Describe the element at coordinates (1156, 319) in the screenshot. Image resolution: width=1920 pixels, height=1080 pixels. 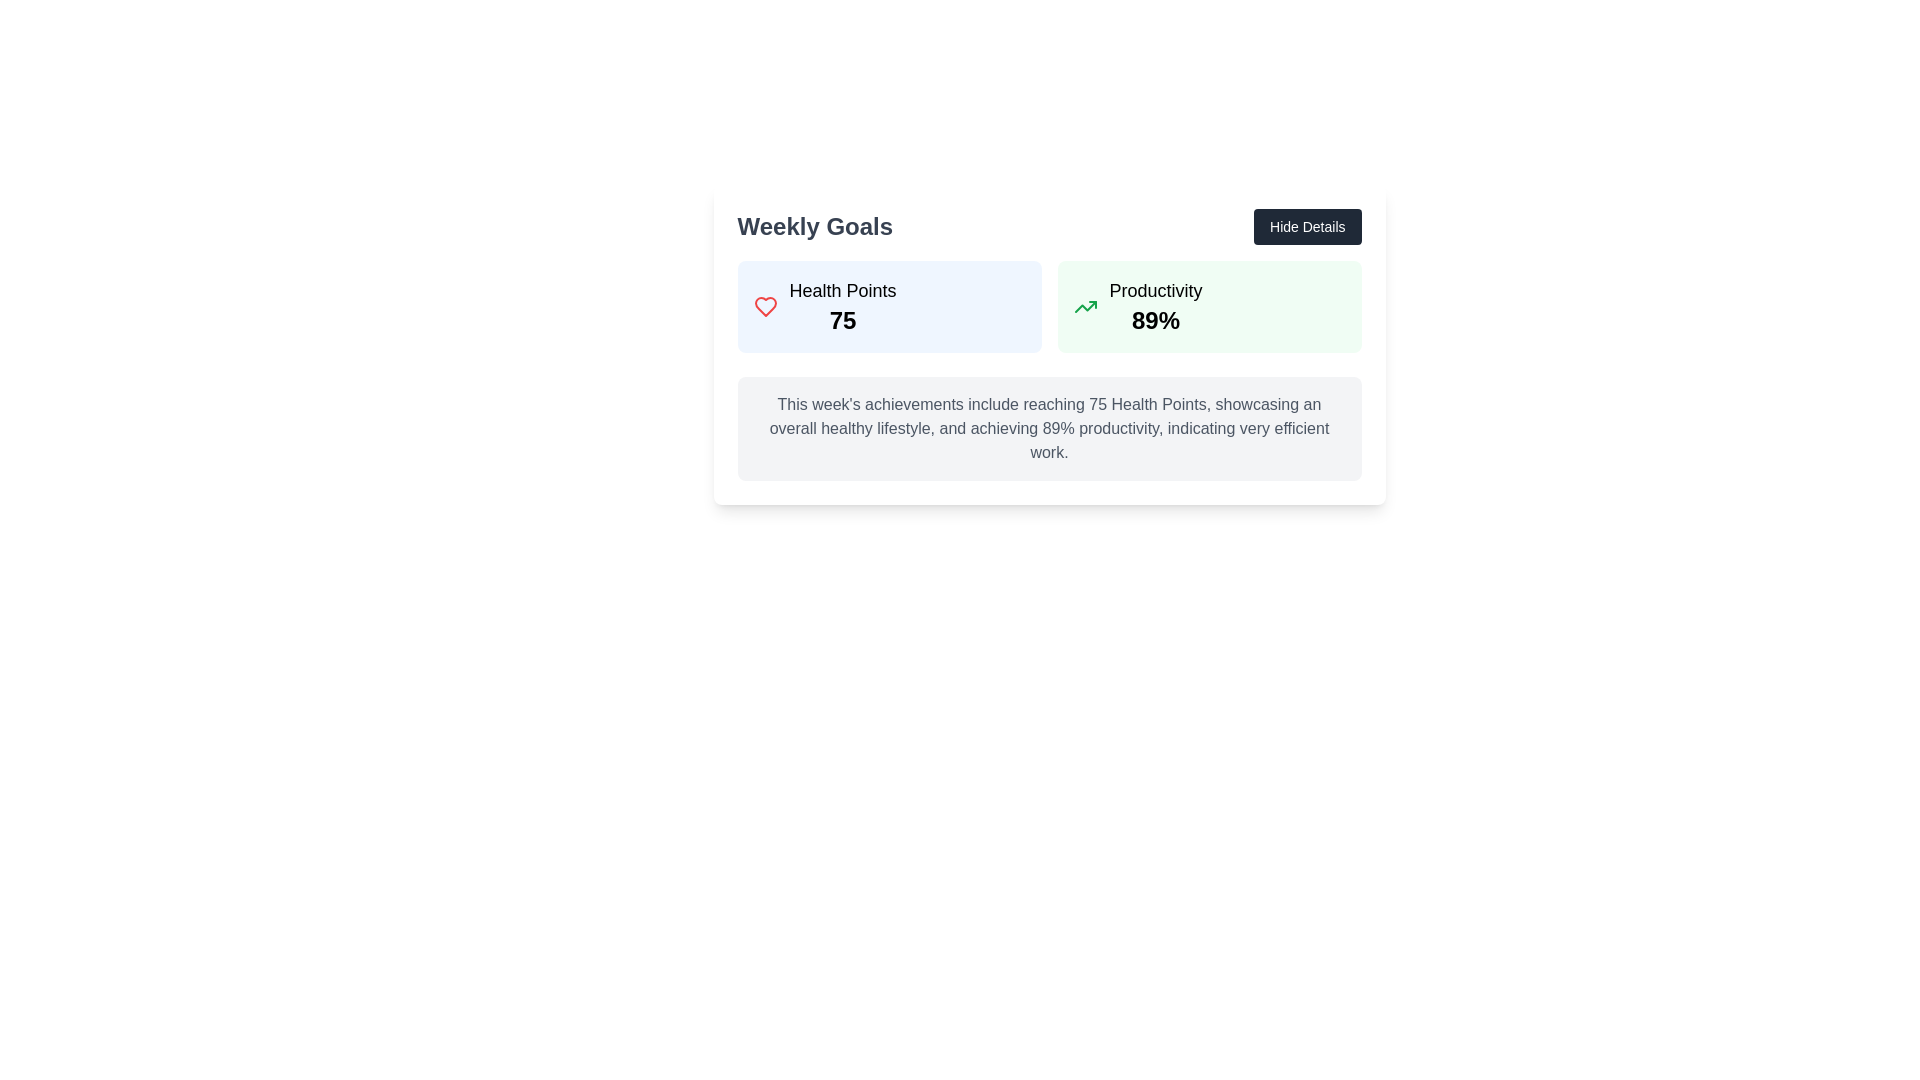
I see `the Text Label that displays the productivity percentage, located in the 'Productivity' section under the 'Weekly Goals' heading` at that location.